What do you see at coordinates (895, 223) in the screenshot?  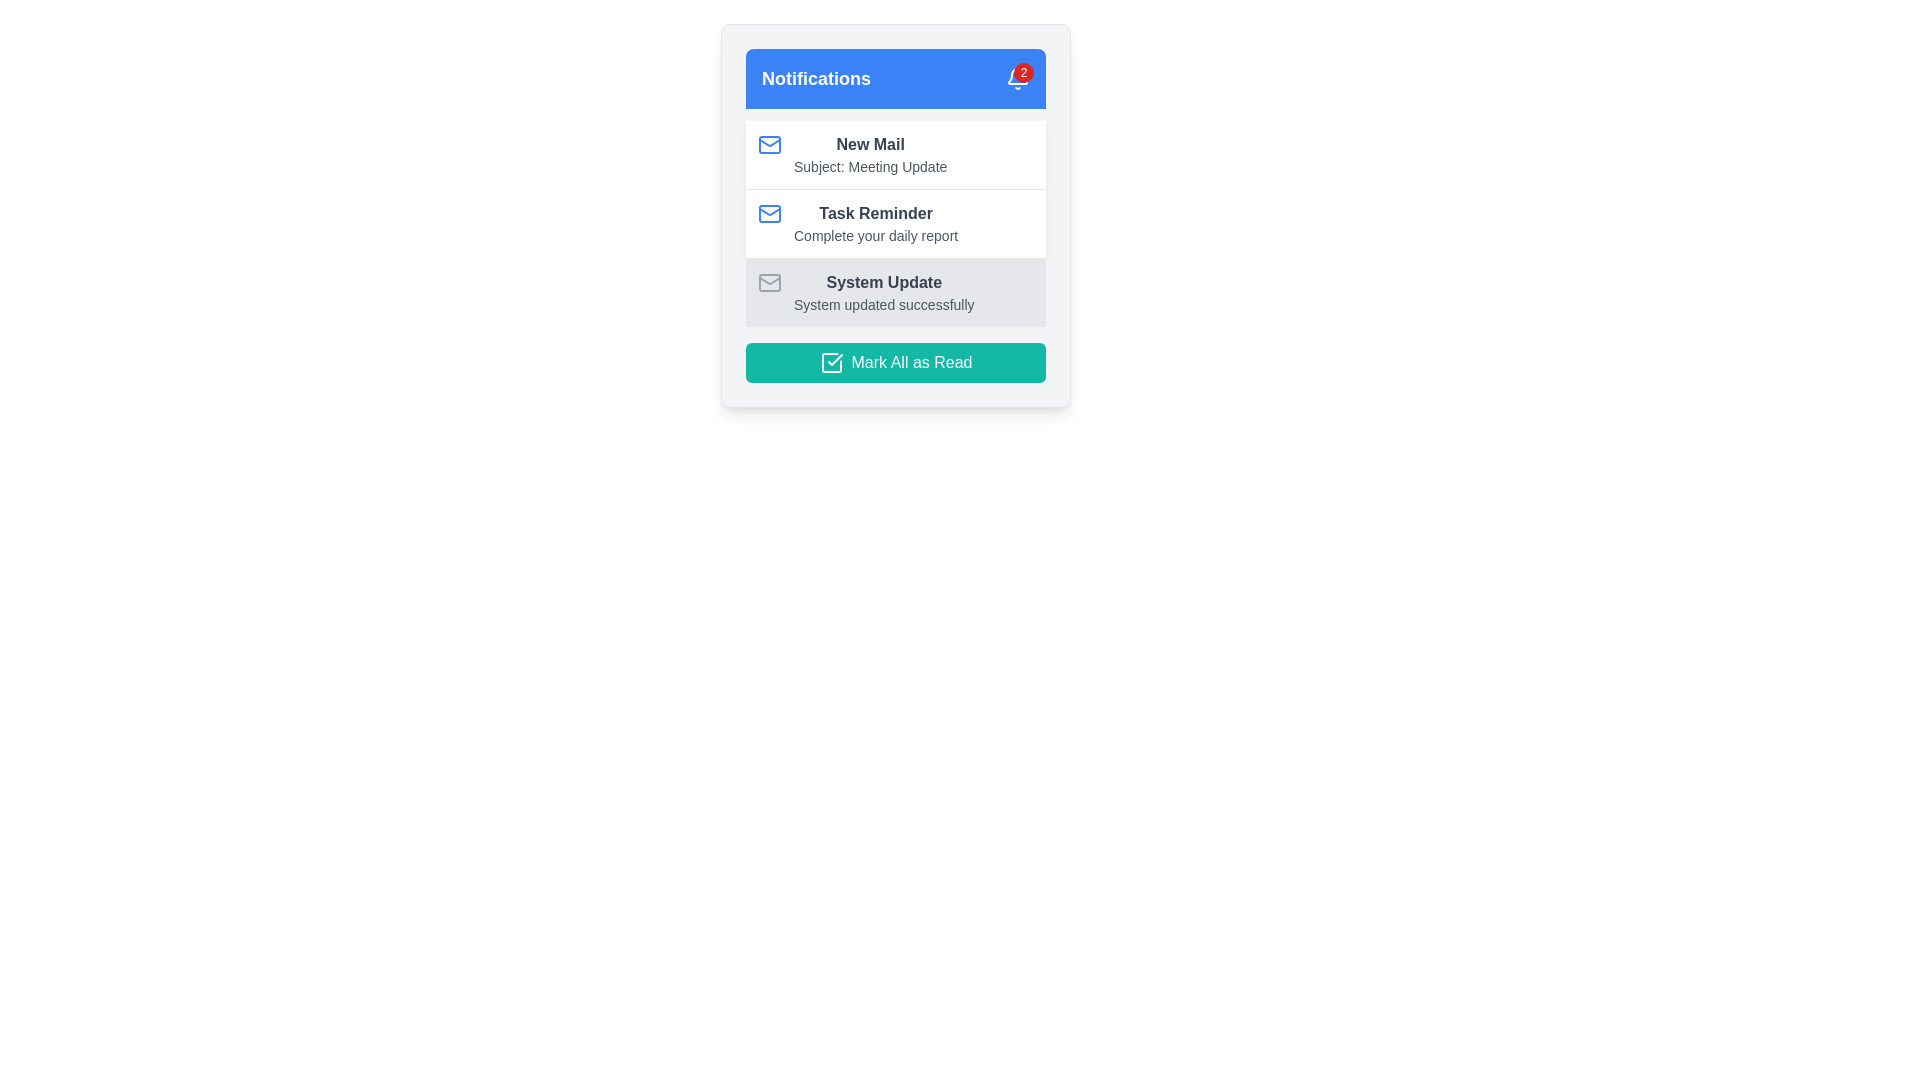 I see `the second notification item in the 'Notifications' list that reminds the user to complete their daily report` at bounding box center [895, 223].